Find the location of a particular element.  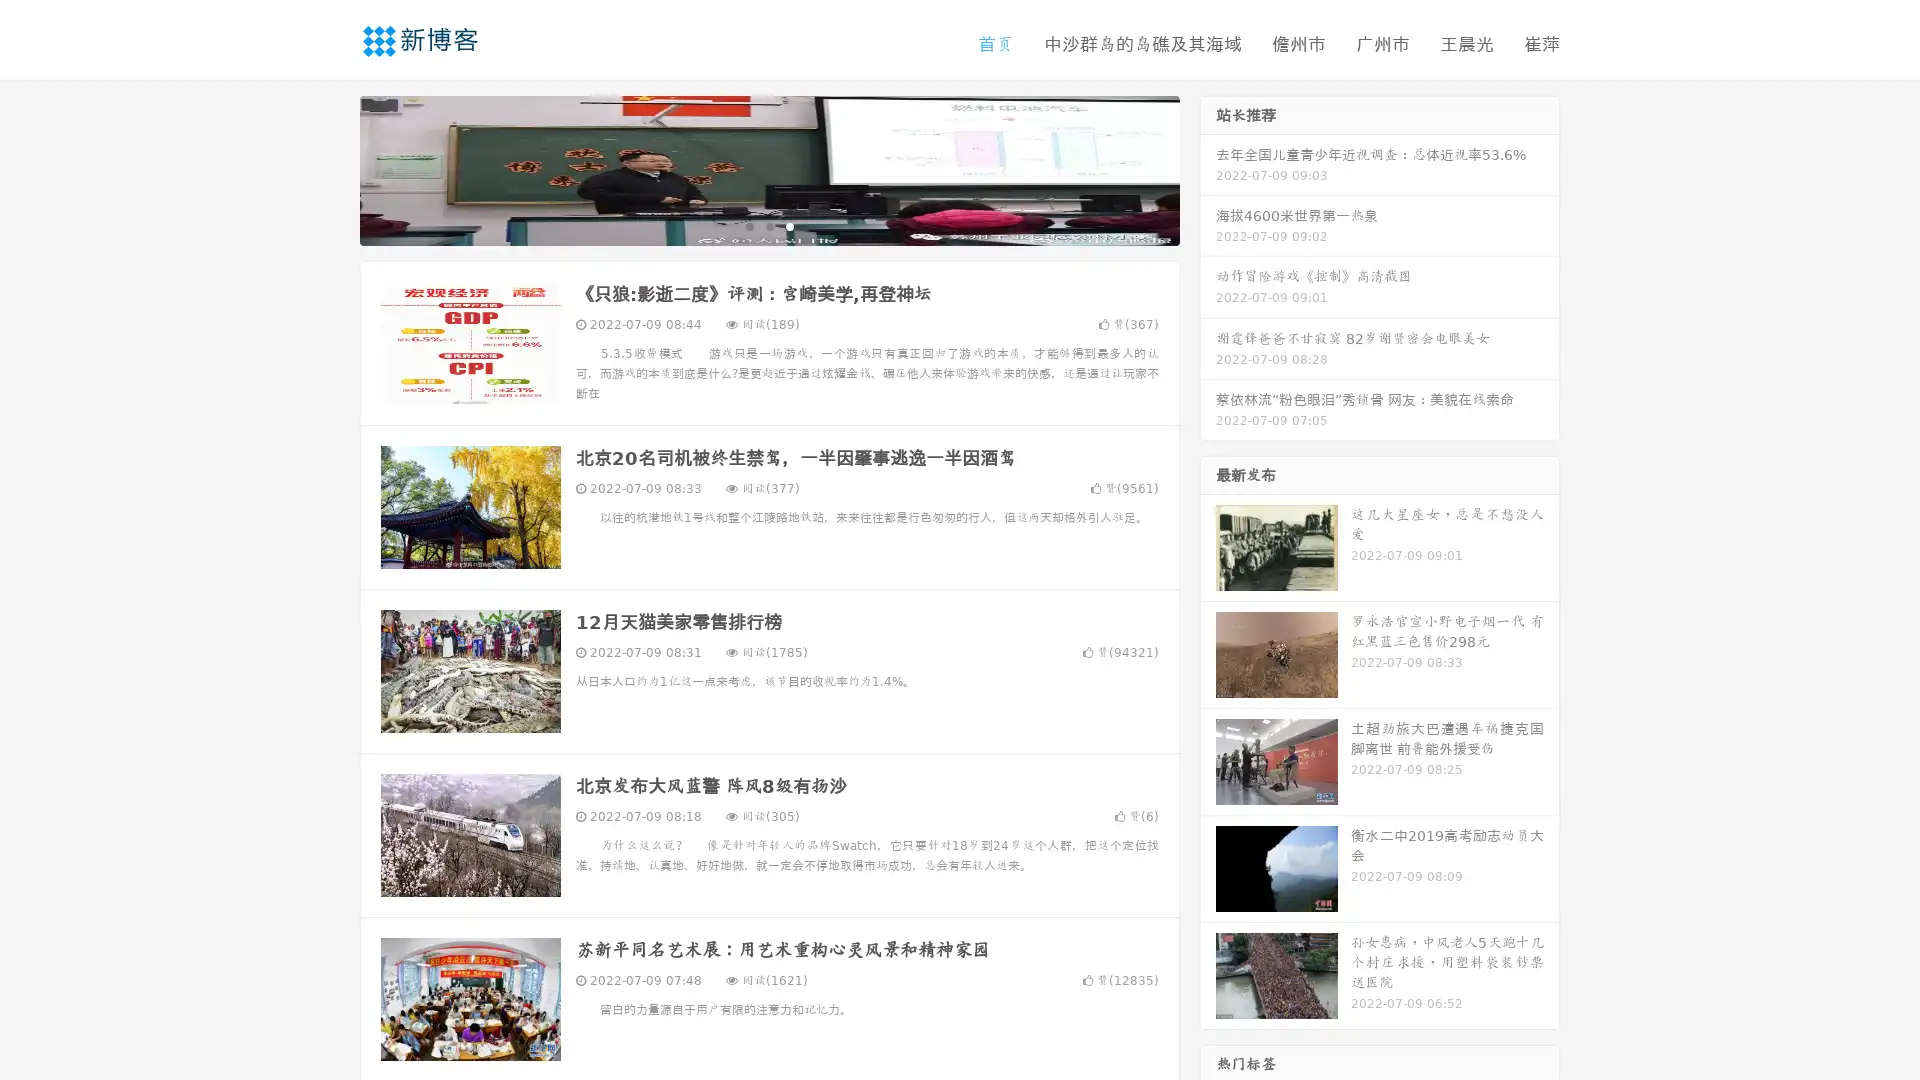

Previous slide is located at coordinates (330, 168).